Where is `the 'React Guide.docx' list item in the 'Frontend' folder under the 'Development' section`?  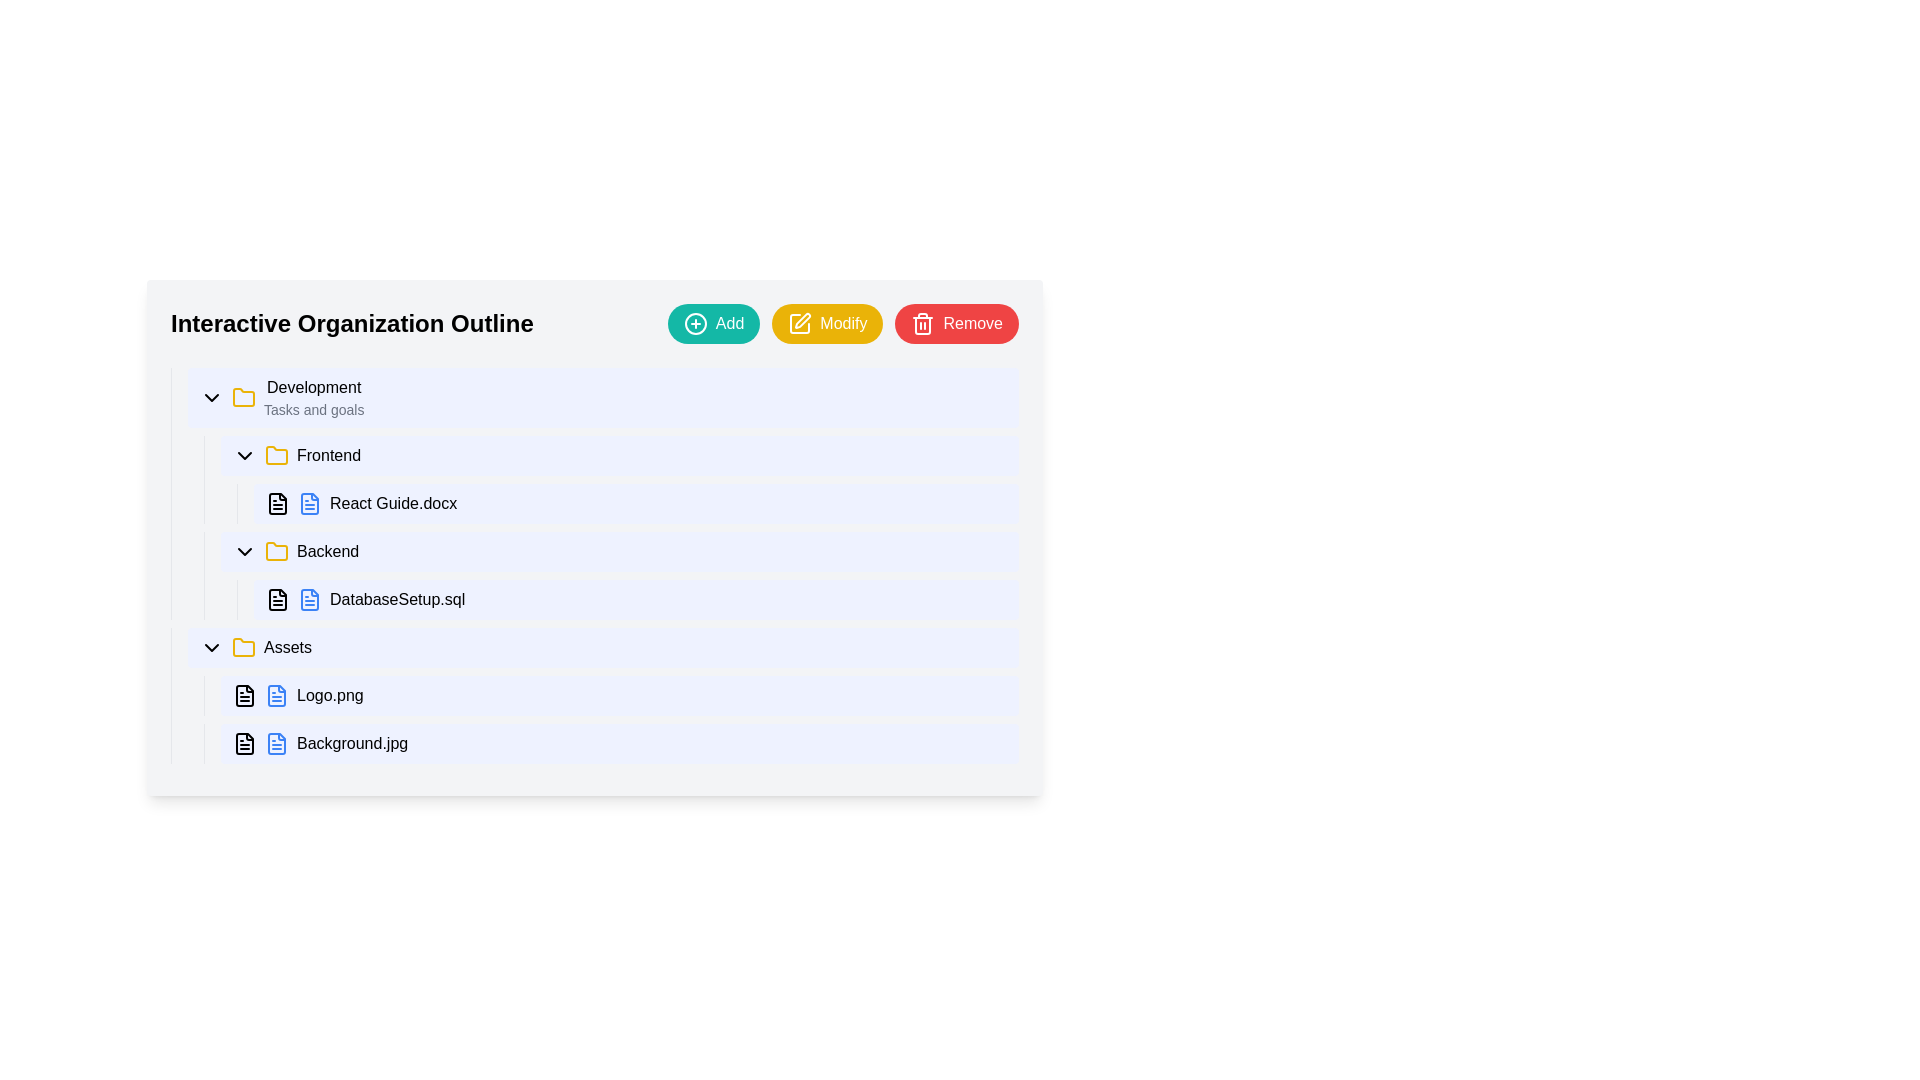 the 'React Guide.docx' list item in the 'Frontend' folder under the 'Development' section is located at coordinates (635, 503).